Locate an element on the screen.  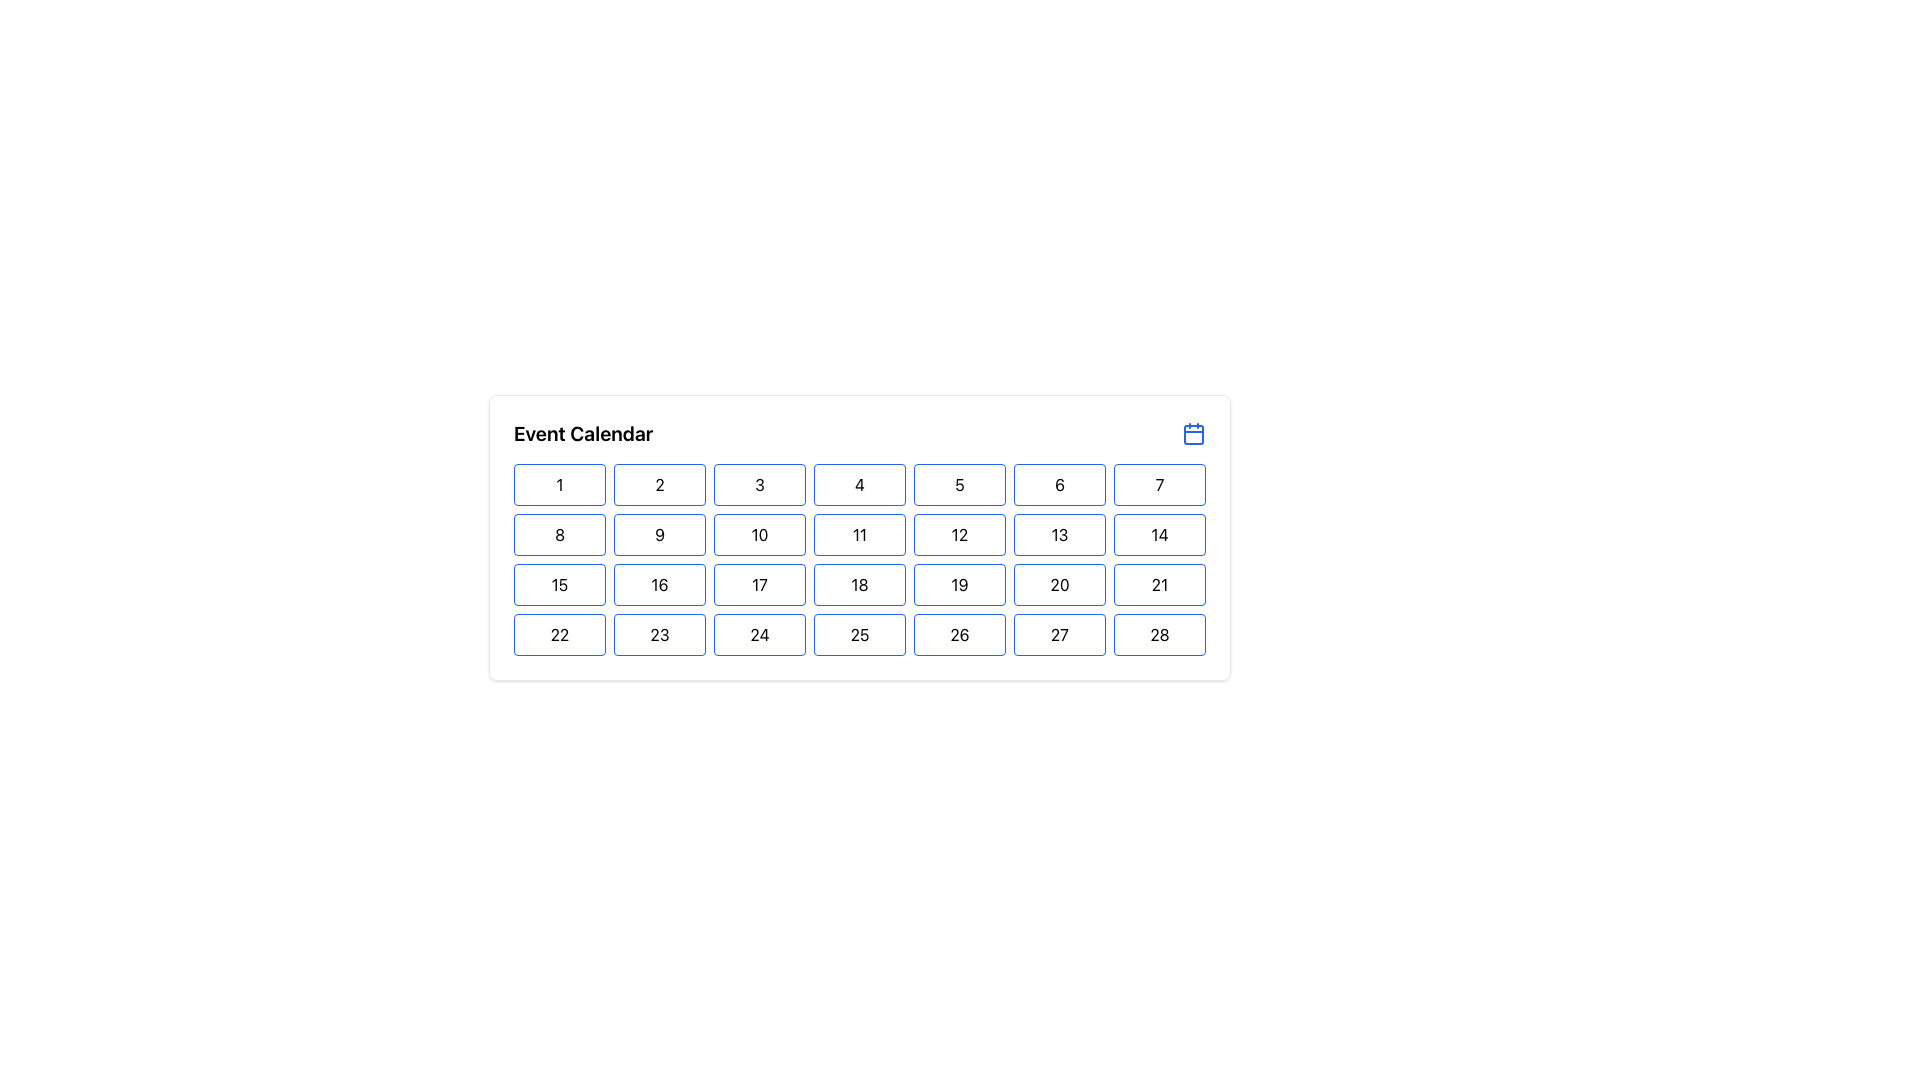
the selectable date button representing the date '28' in the bottom-right corner of the calendar grid to trigger the hover effect is located at coordinates (1160, 635).